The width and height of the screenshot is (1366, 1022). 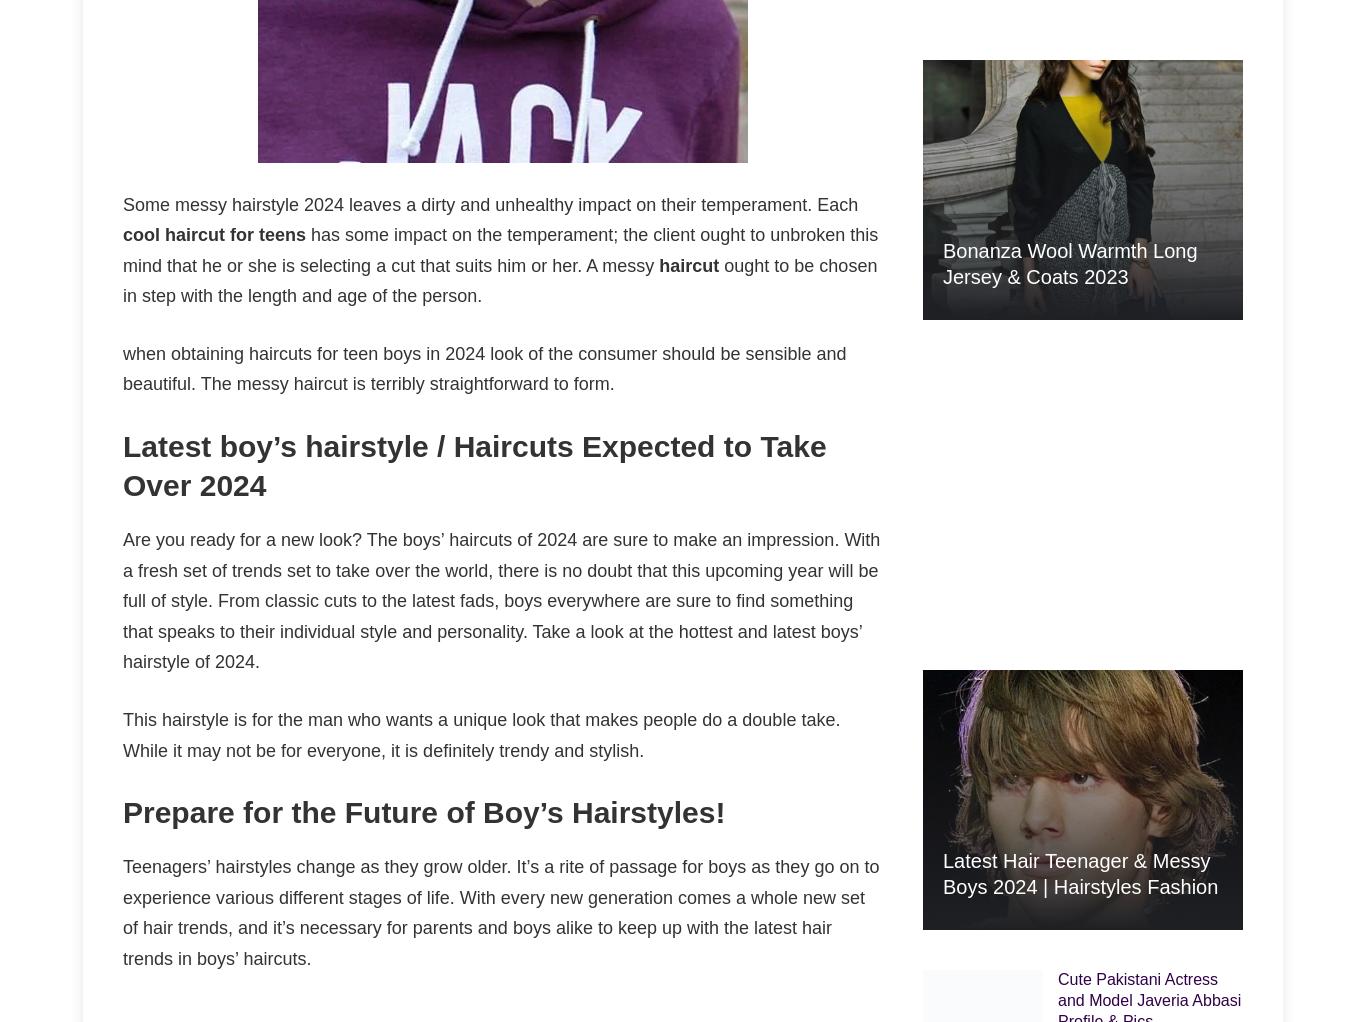 I want to click on 'has some impact on the temperament; the client ought to unbroken this mind that he or she is selecting a cut that suits him or her. A messy', so click(x=500, y=248).